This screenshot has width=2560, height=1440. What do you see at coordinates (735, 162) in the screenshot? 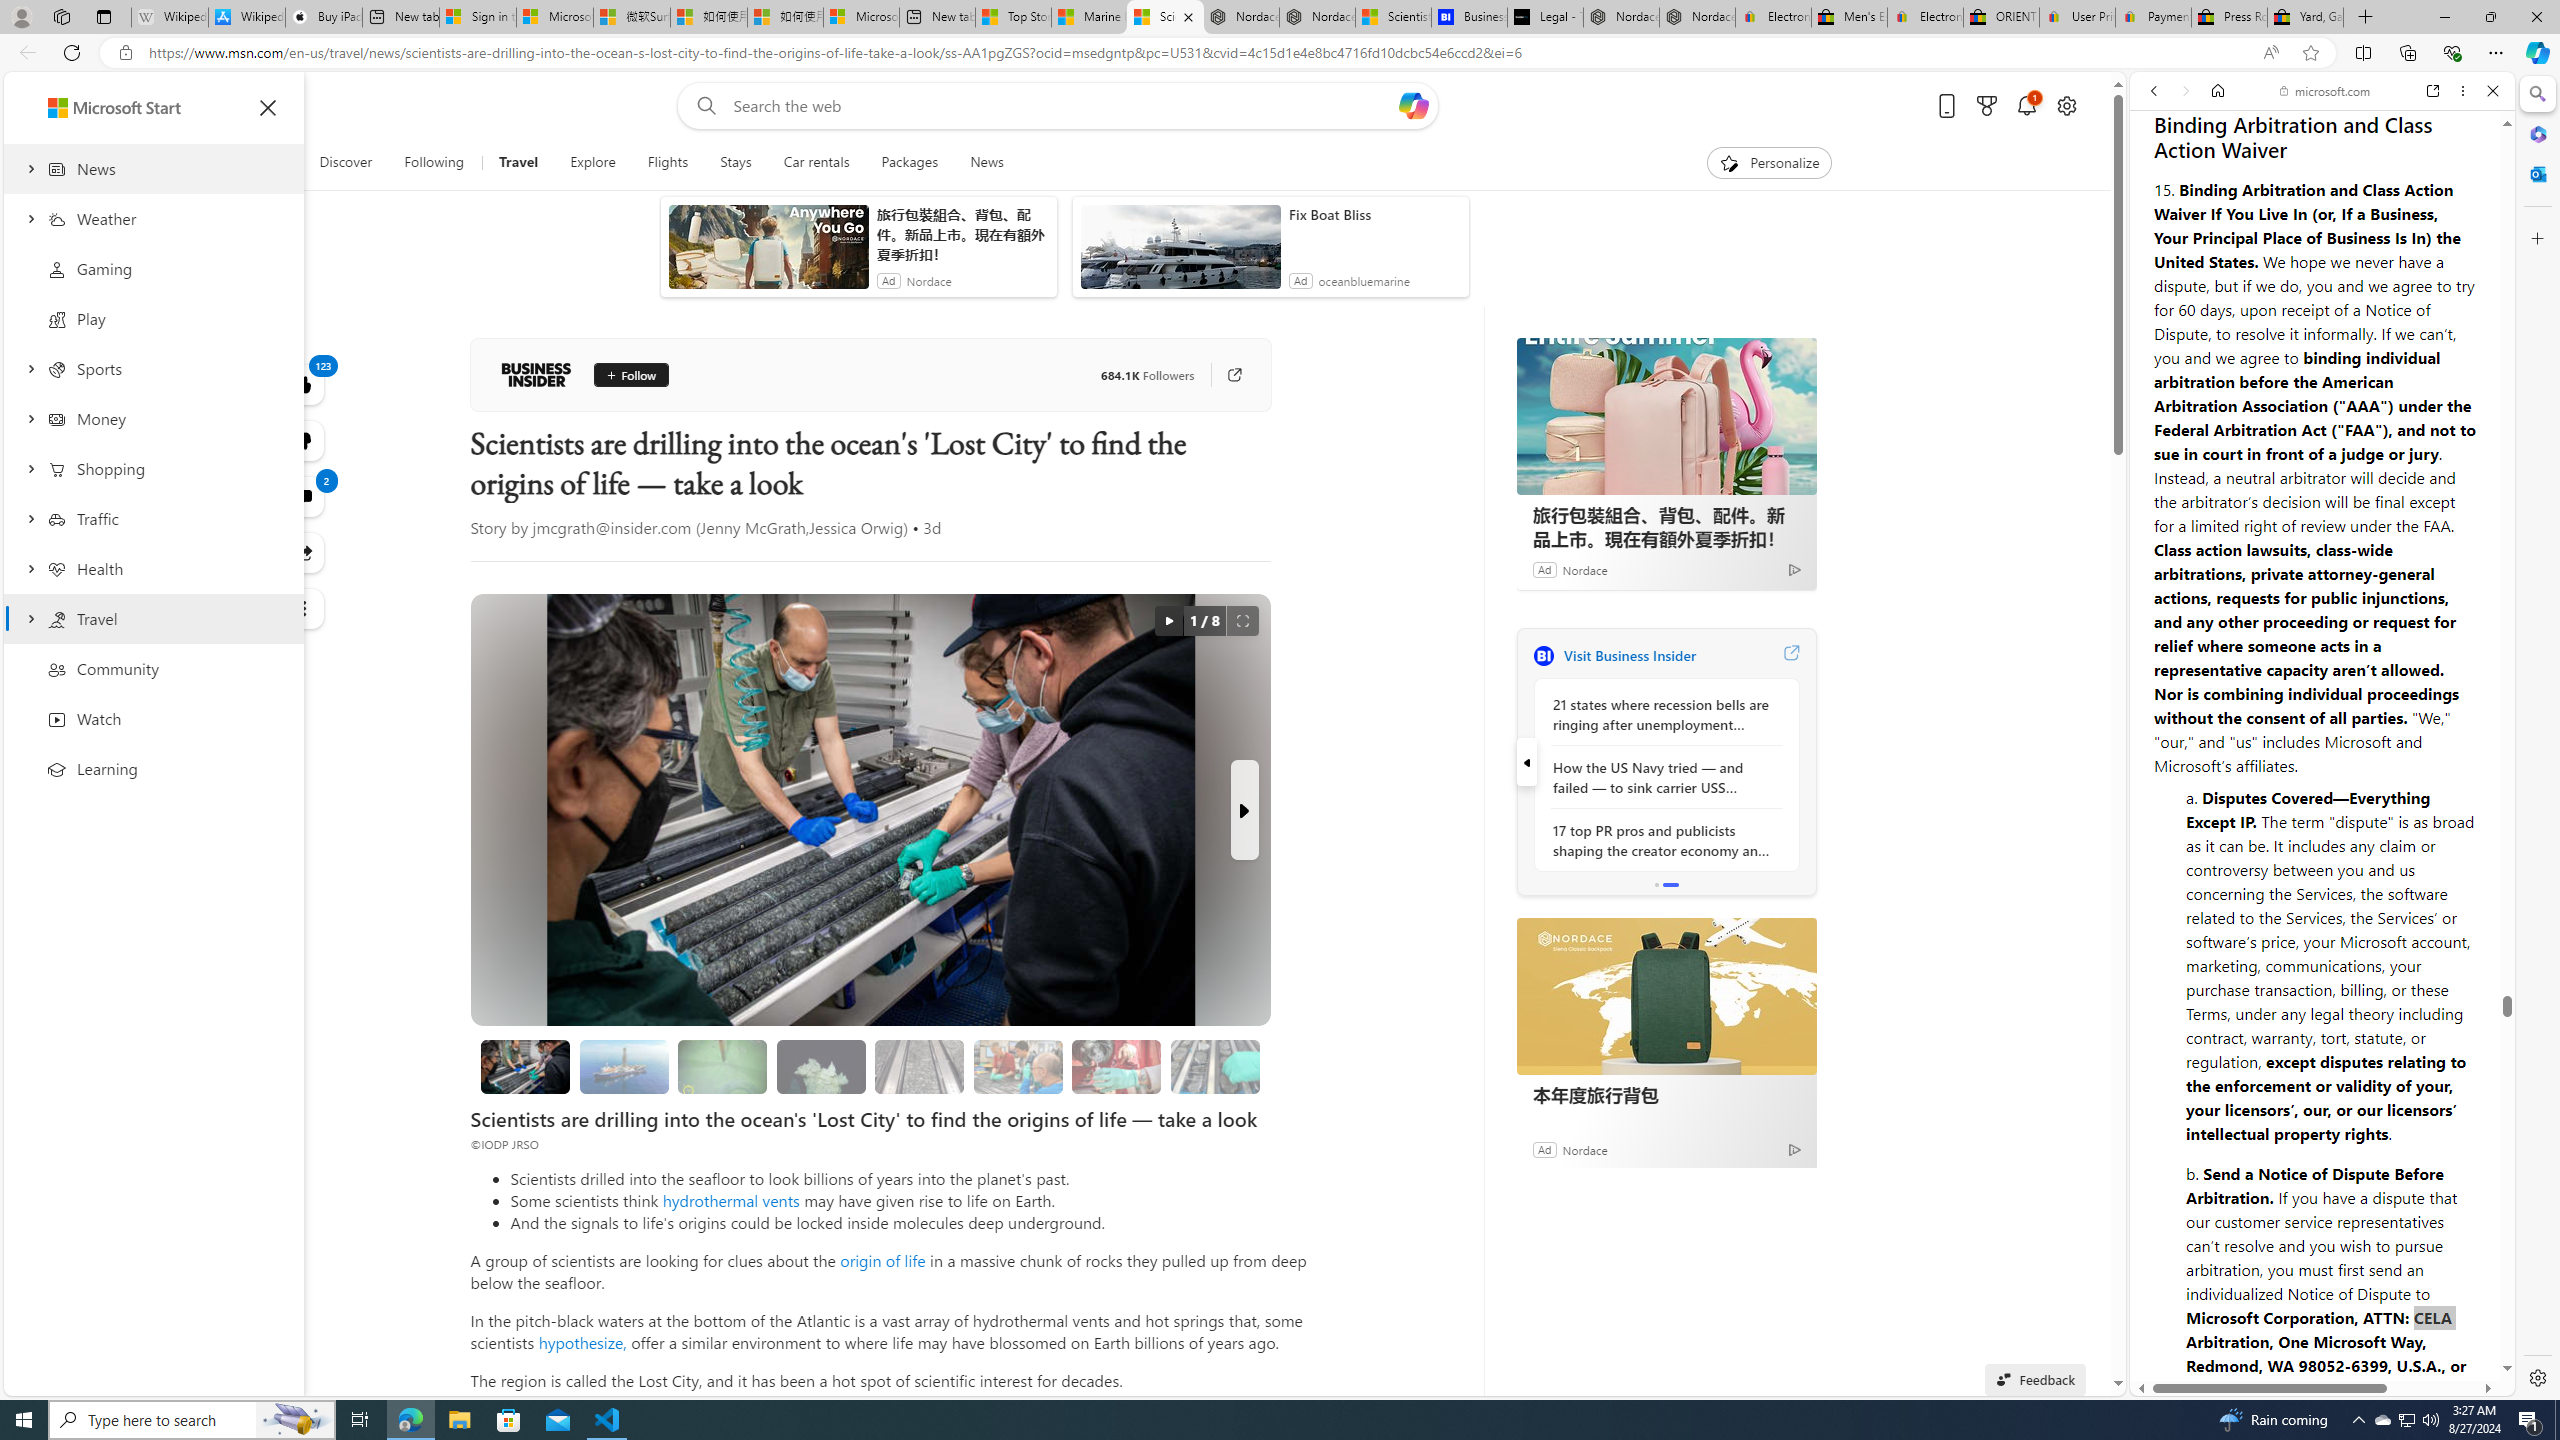
I see `'Stays'` at bounding box center [735, 162].